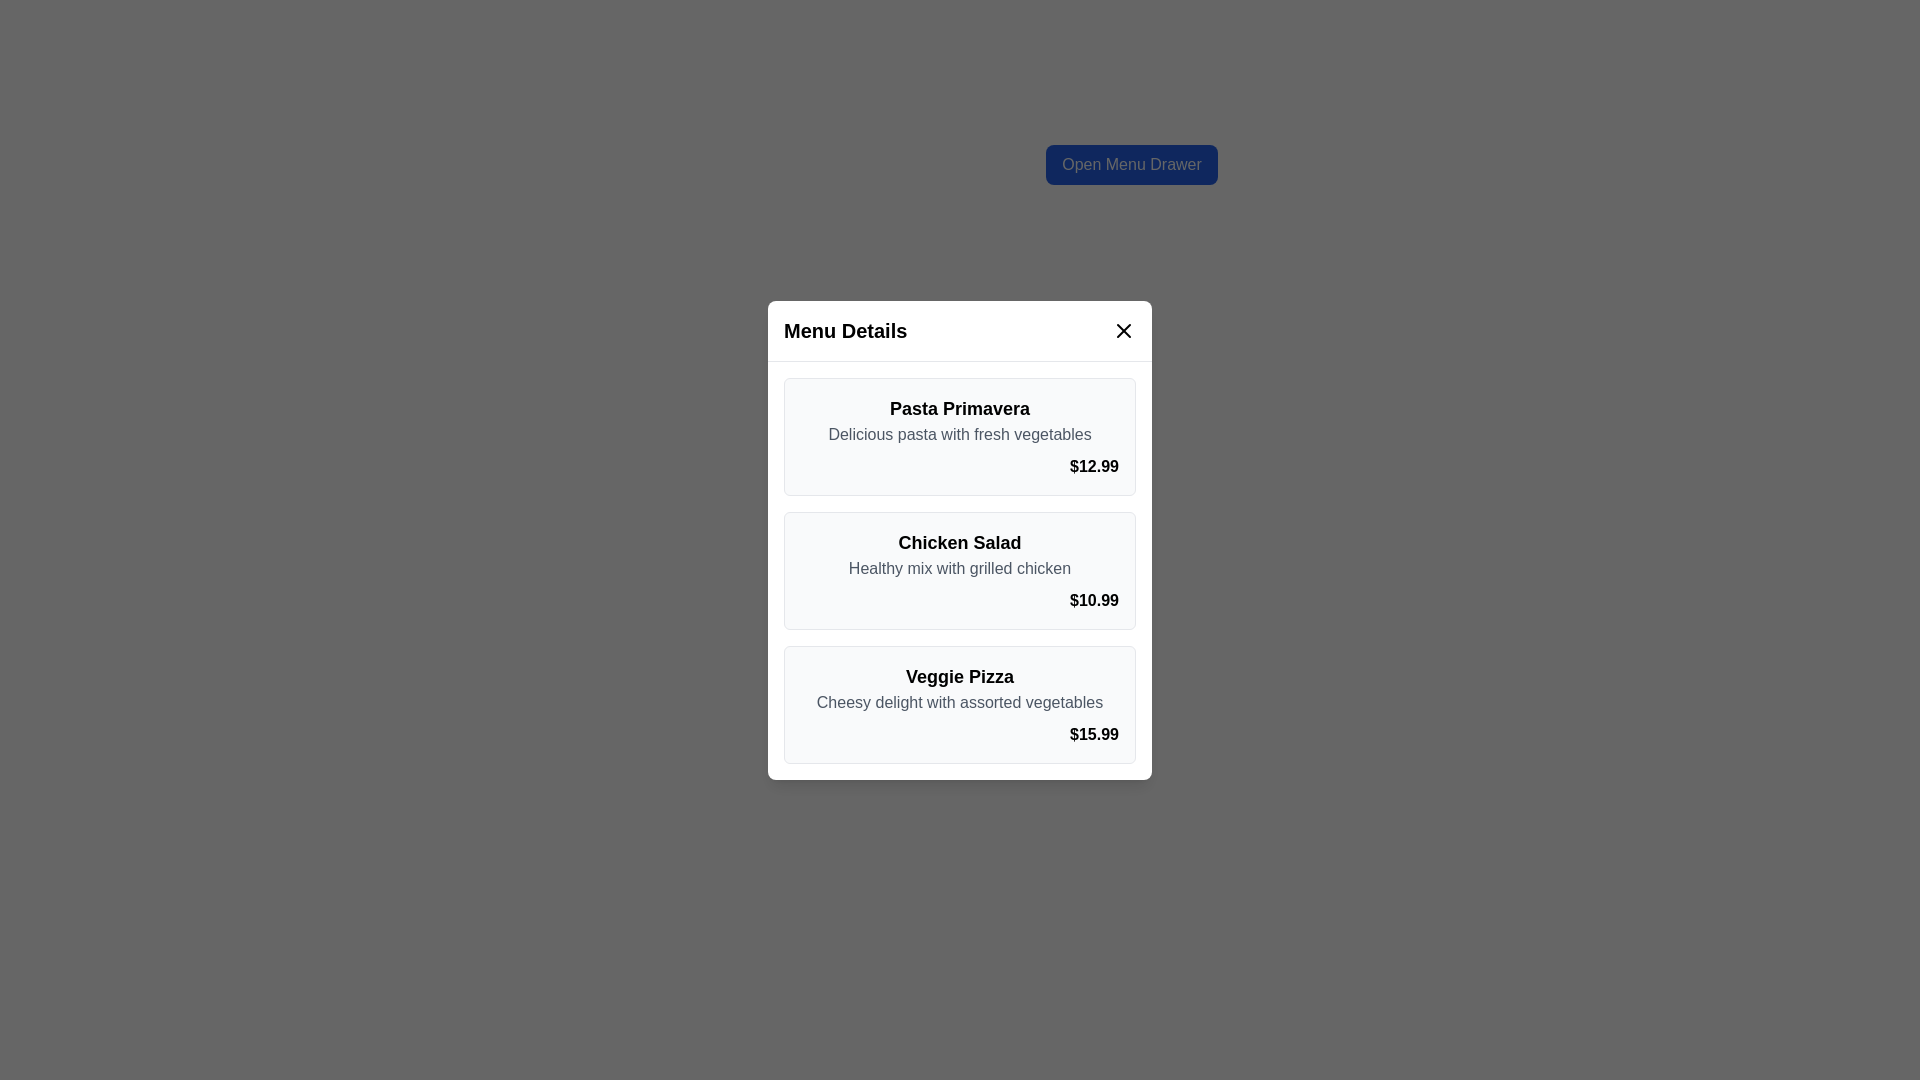 This screenshot has width=1920, height=1080. Describe the element at coordinates (1132, 164) in the screenshot. I see `the button located in the top-right quadrant of the interface` at that location.